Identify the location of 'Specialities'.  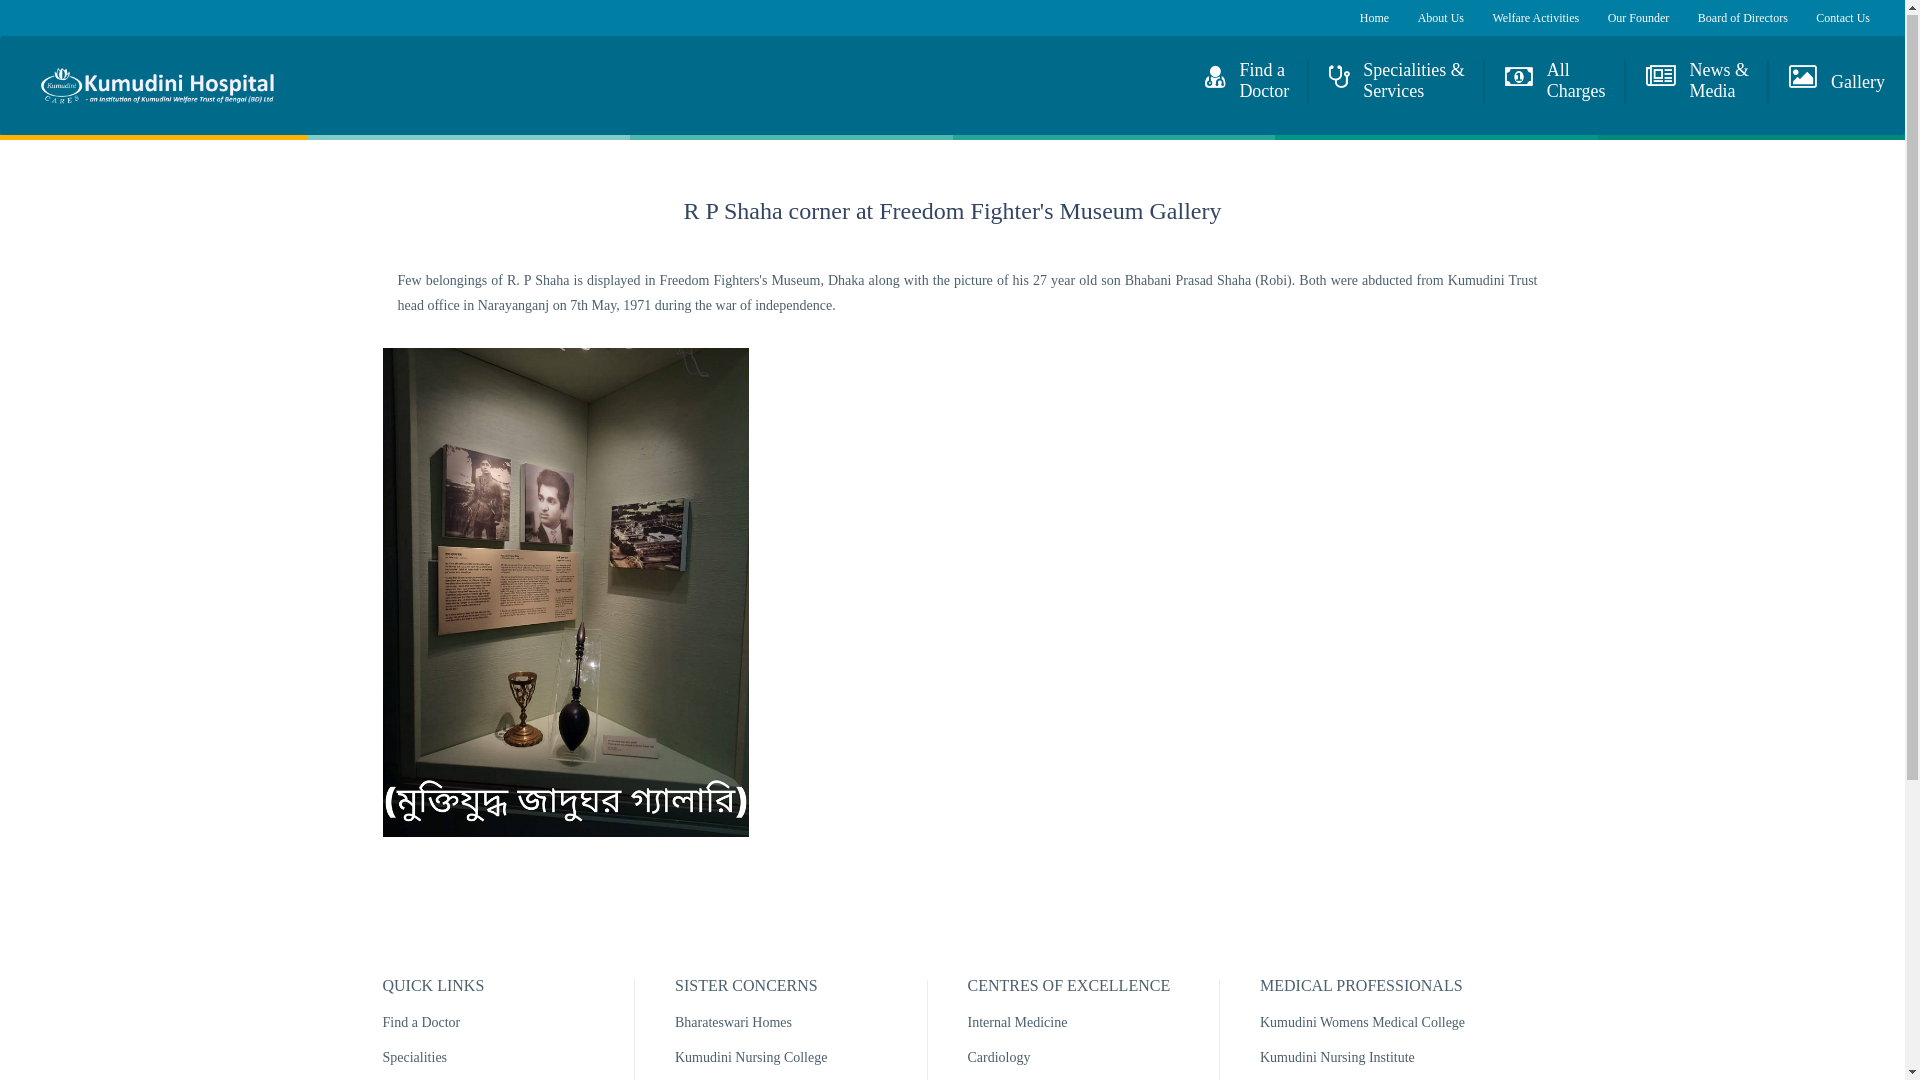
(413, 1058).